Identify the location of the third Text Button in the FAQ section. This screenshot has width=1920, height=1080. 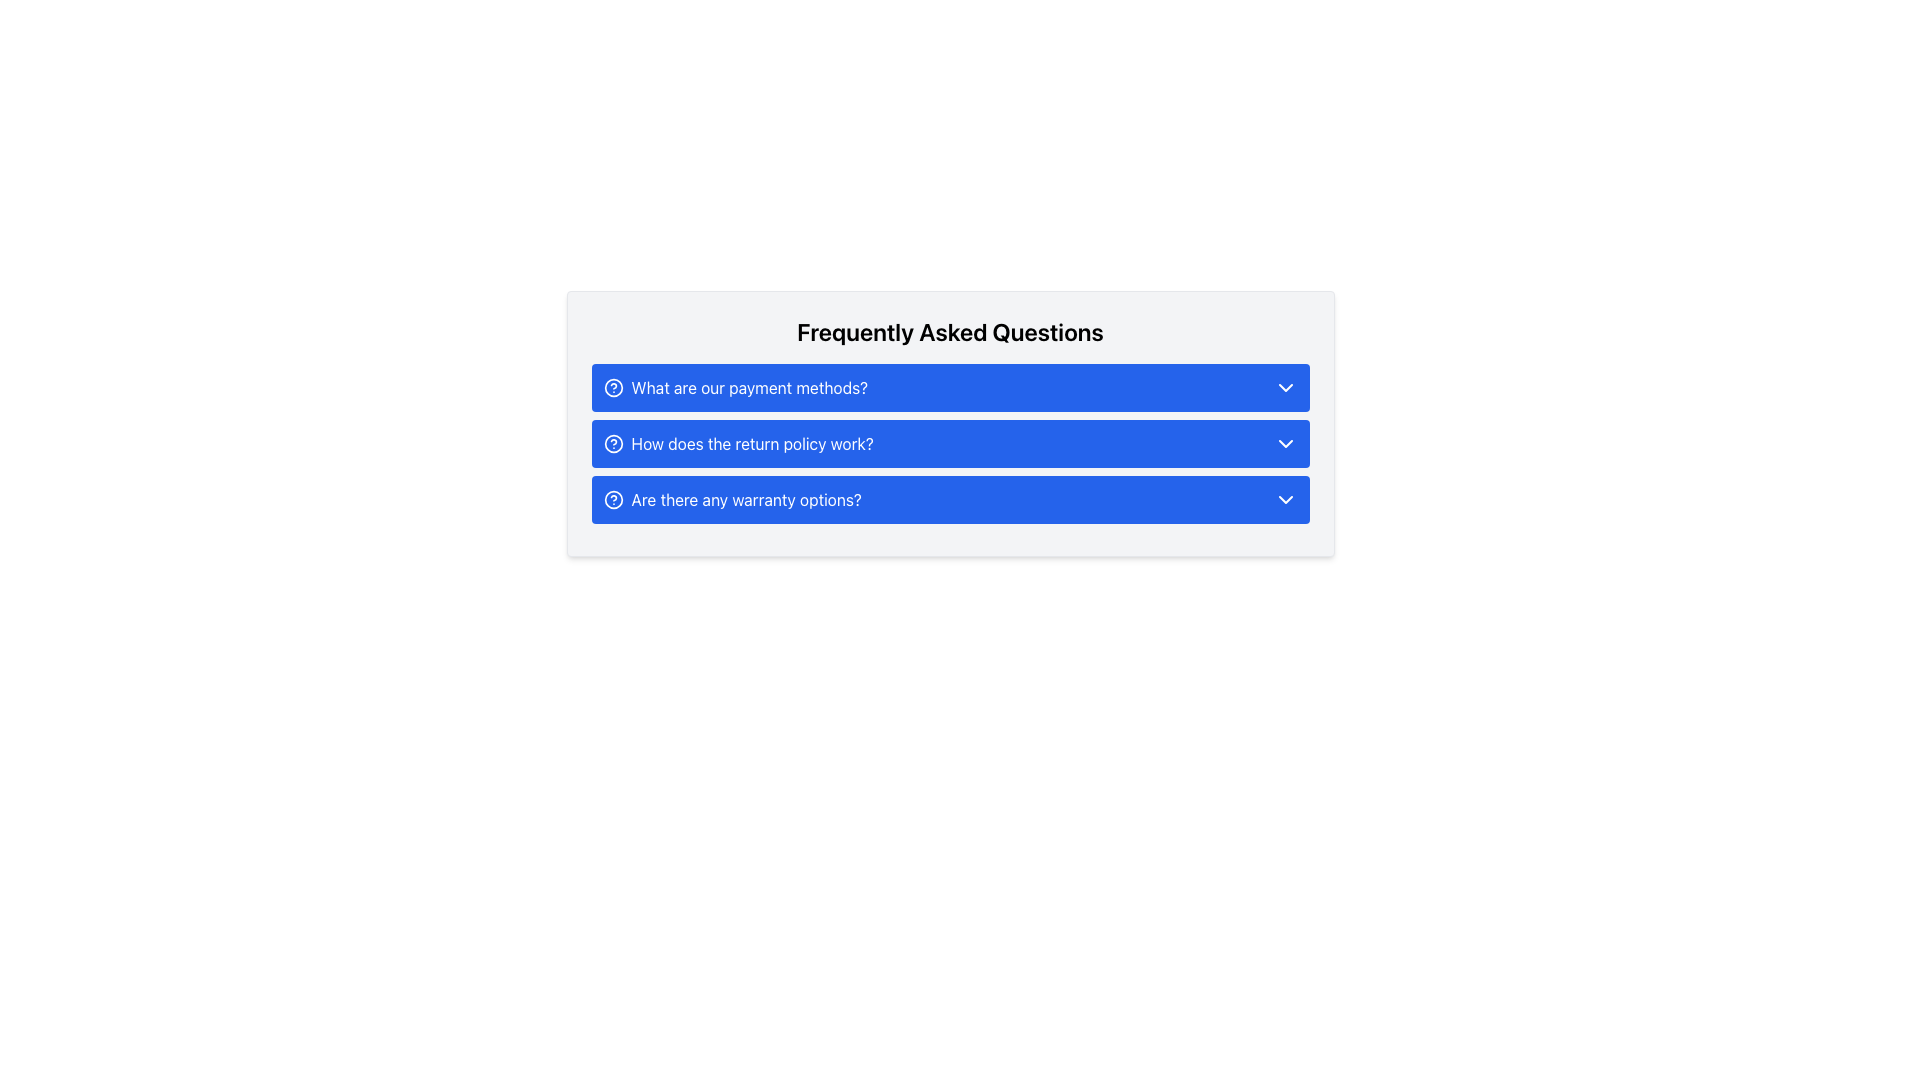
(745, 499).